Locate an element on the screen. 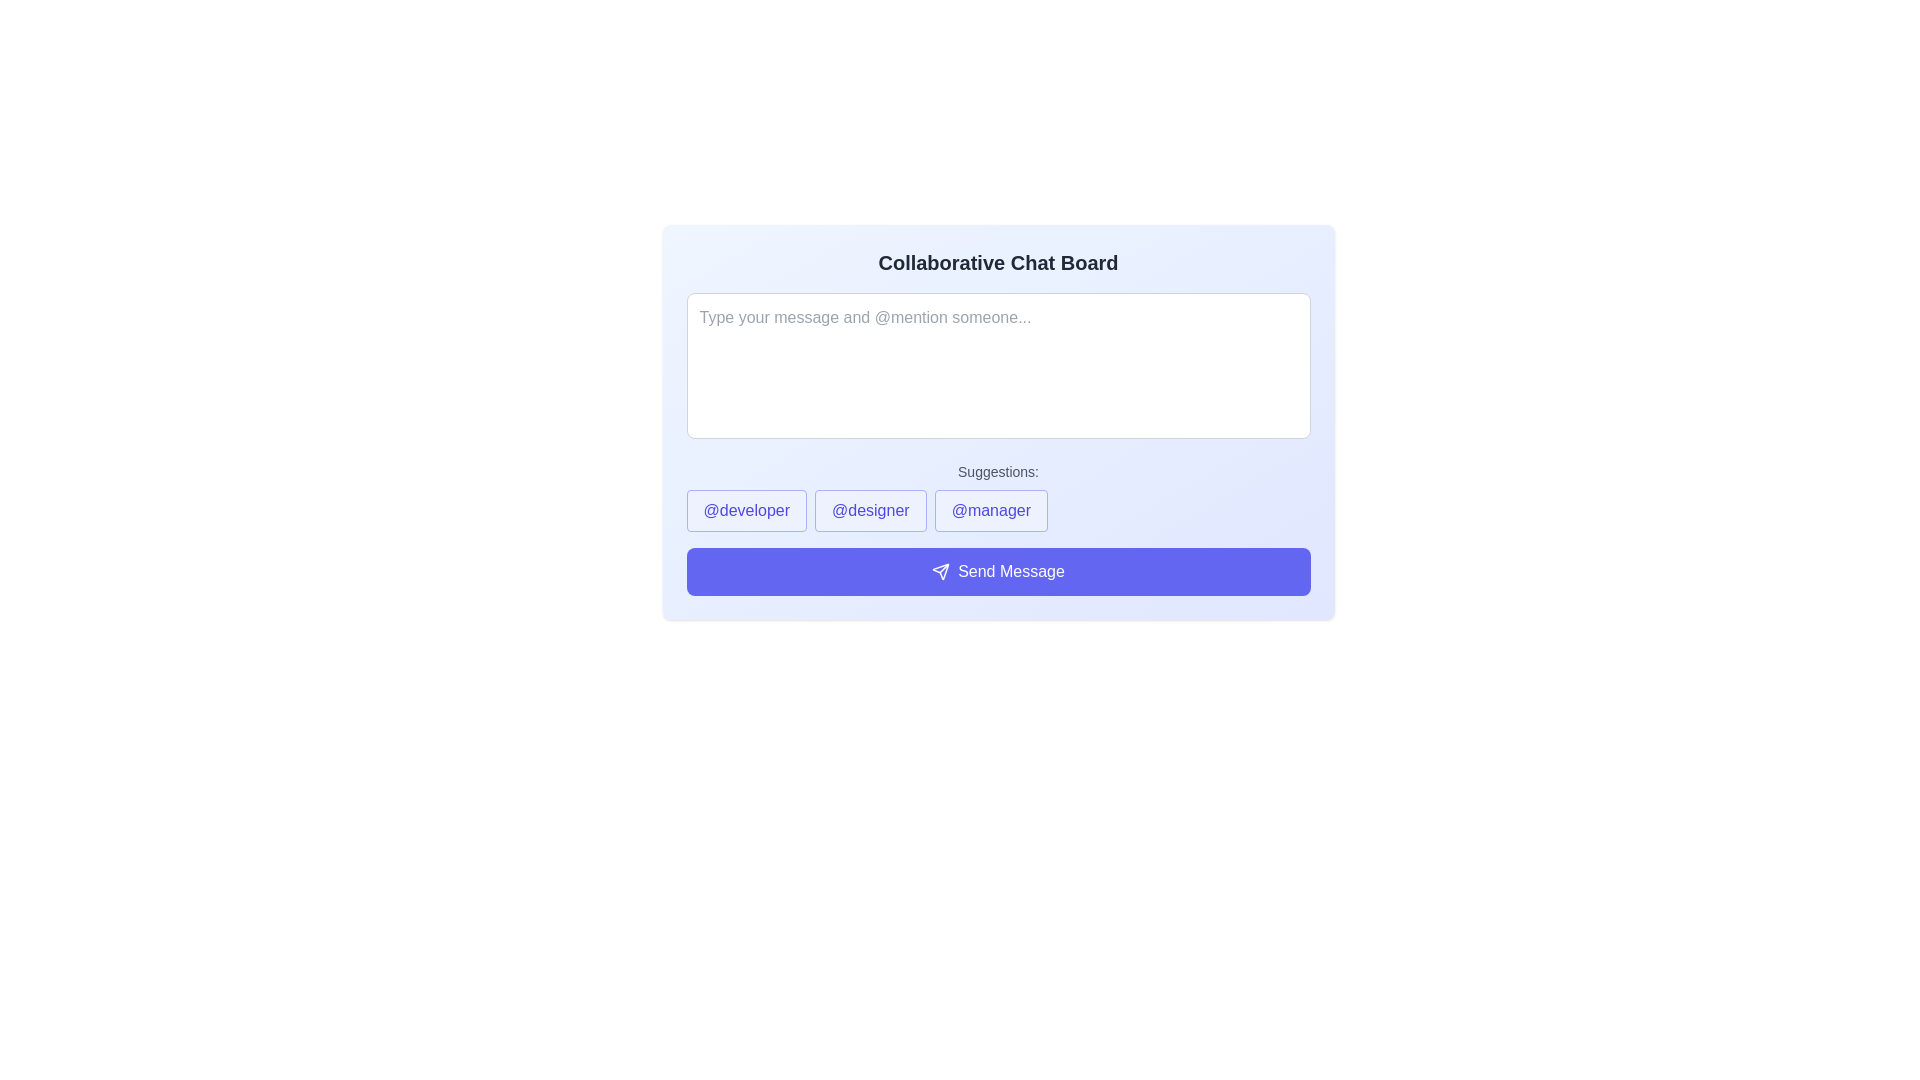 This screenshot has width=1920, height=1080. keyboard navigation is located at coordinates (870, 509).